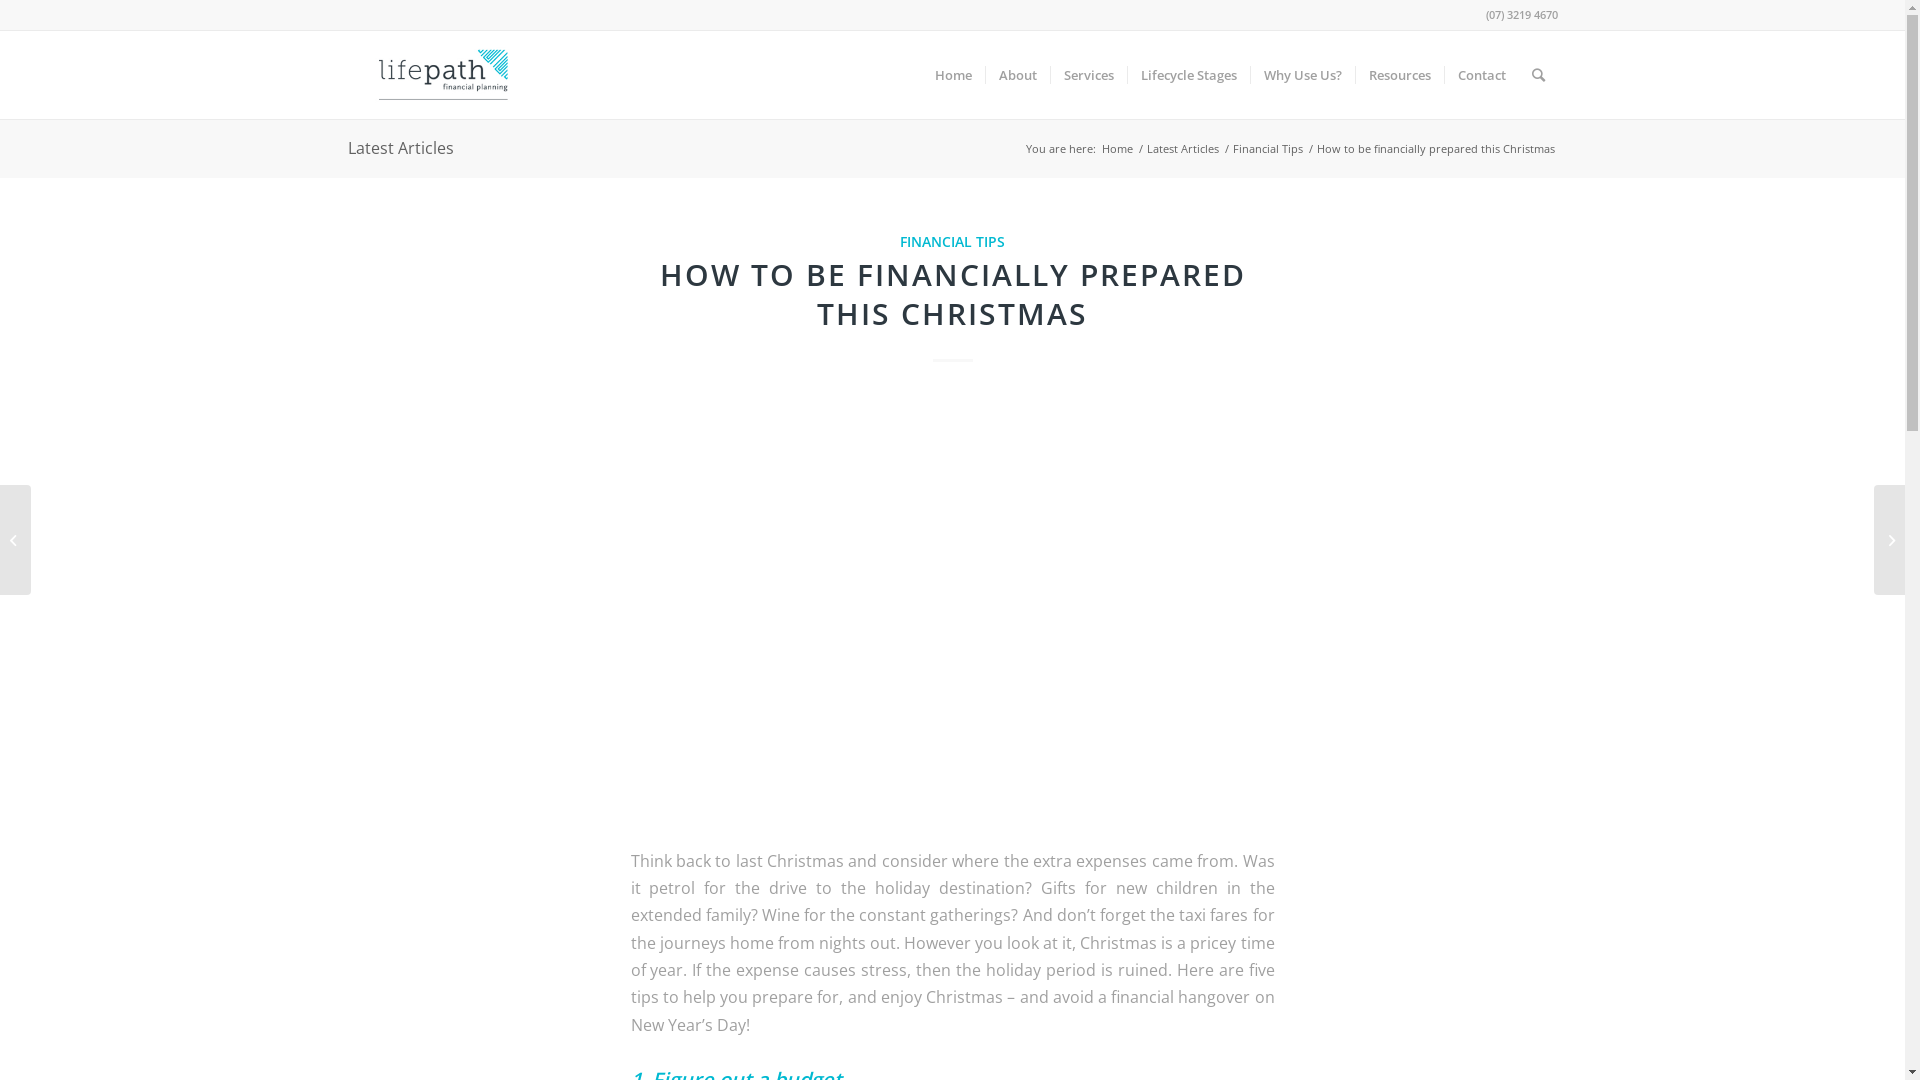  What do you see at coordinates (1143, 147) in the screenshot?
I see `'Latest Articles'` at bounding box center [1143, 147].